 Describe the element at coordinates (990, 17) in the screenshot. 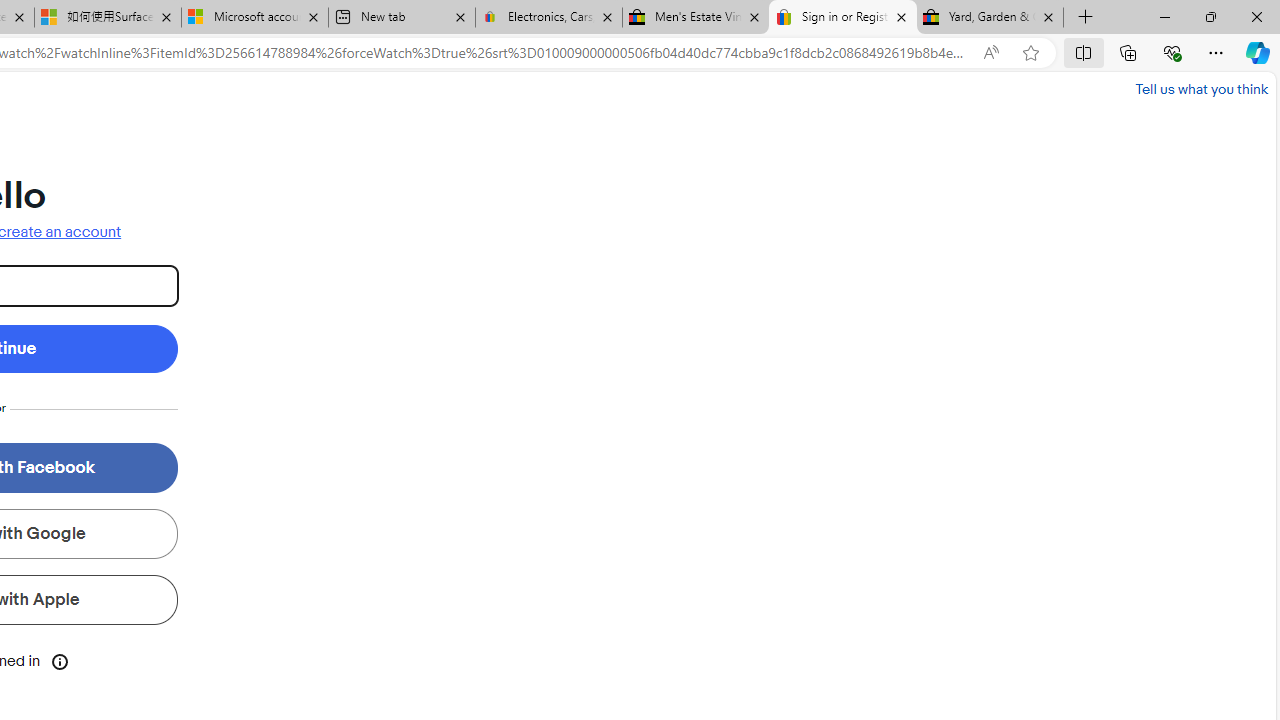

I see `'Yard, Garden & Outdoor Living'` at that location.